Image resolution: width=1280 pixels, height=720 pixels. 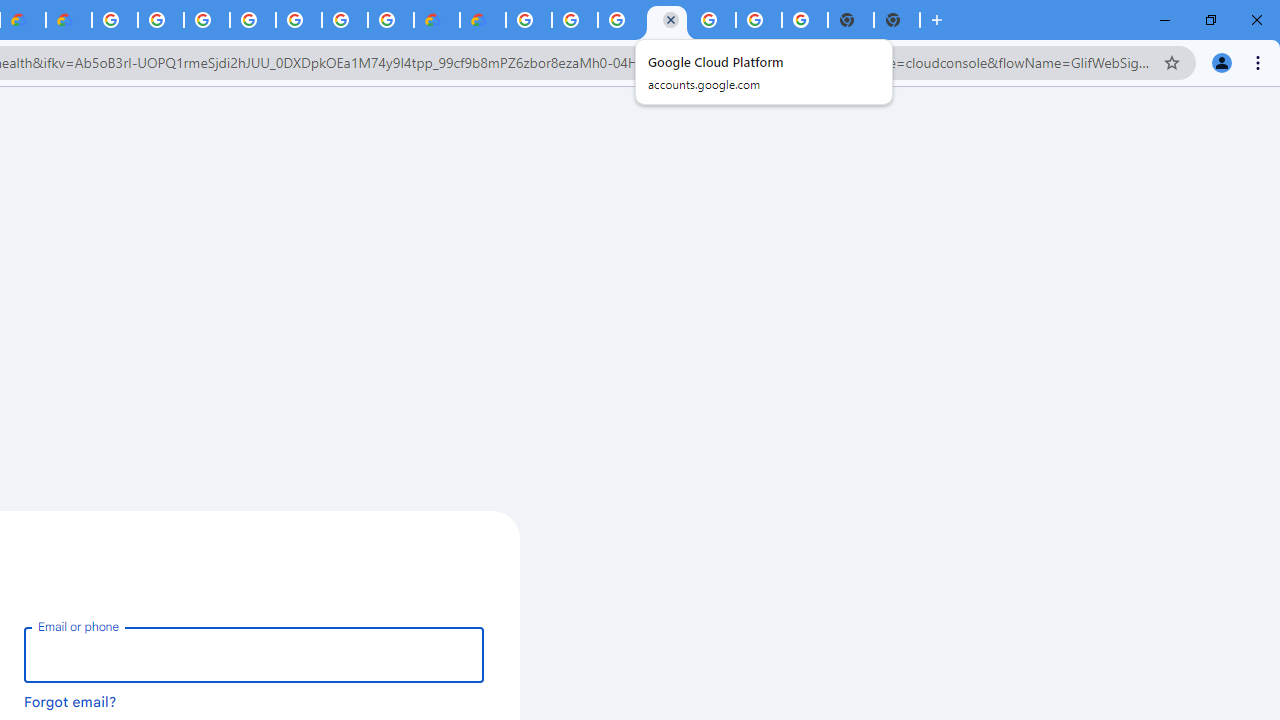 What do you see at coordinates (482, 20) in the screenshot?
I see `'Google Cloud Estimate Summary'` at bounding box center [482, 20].